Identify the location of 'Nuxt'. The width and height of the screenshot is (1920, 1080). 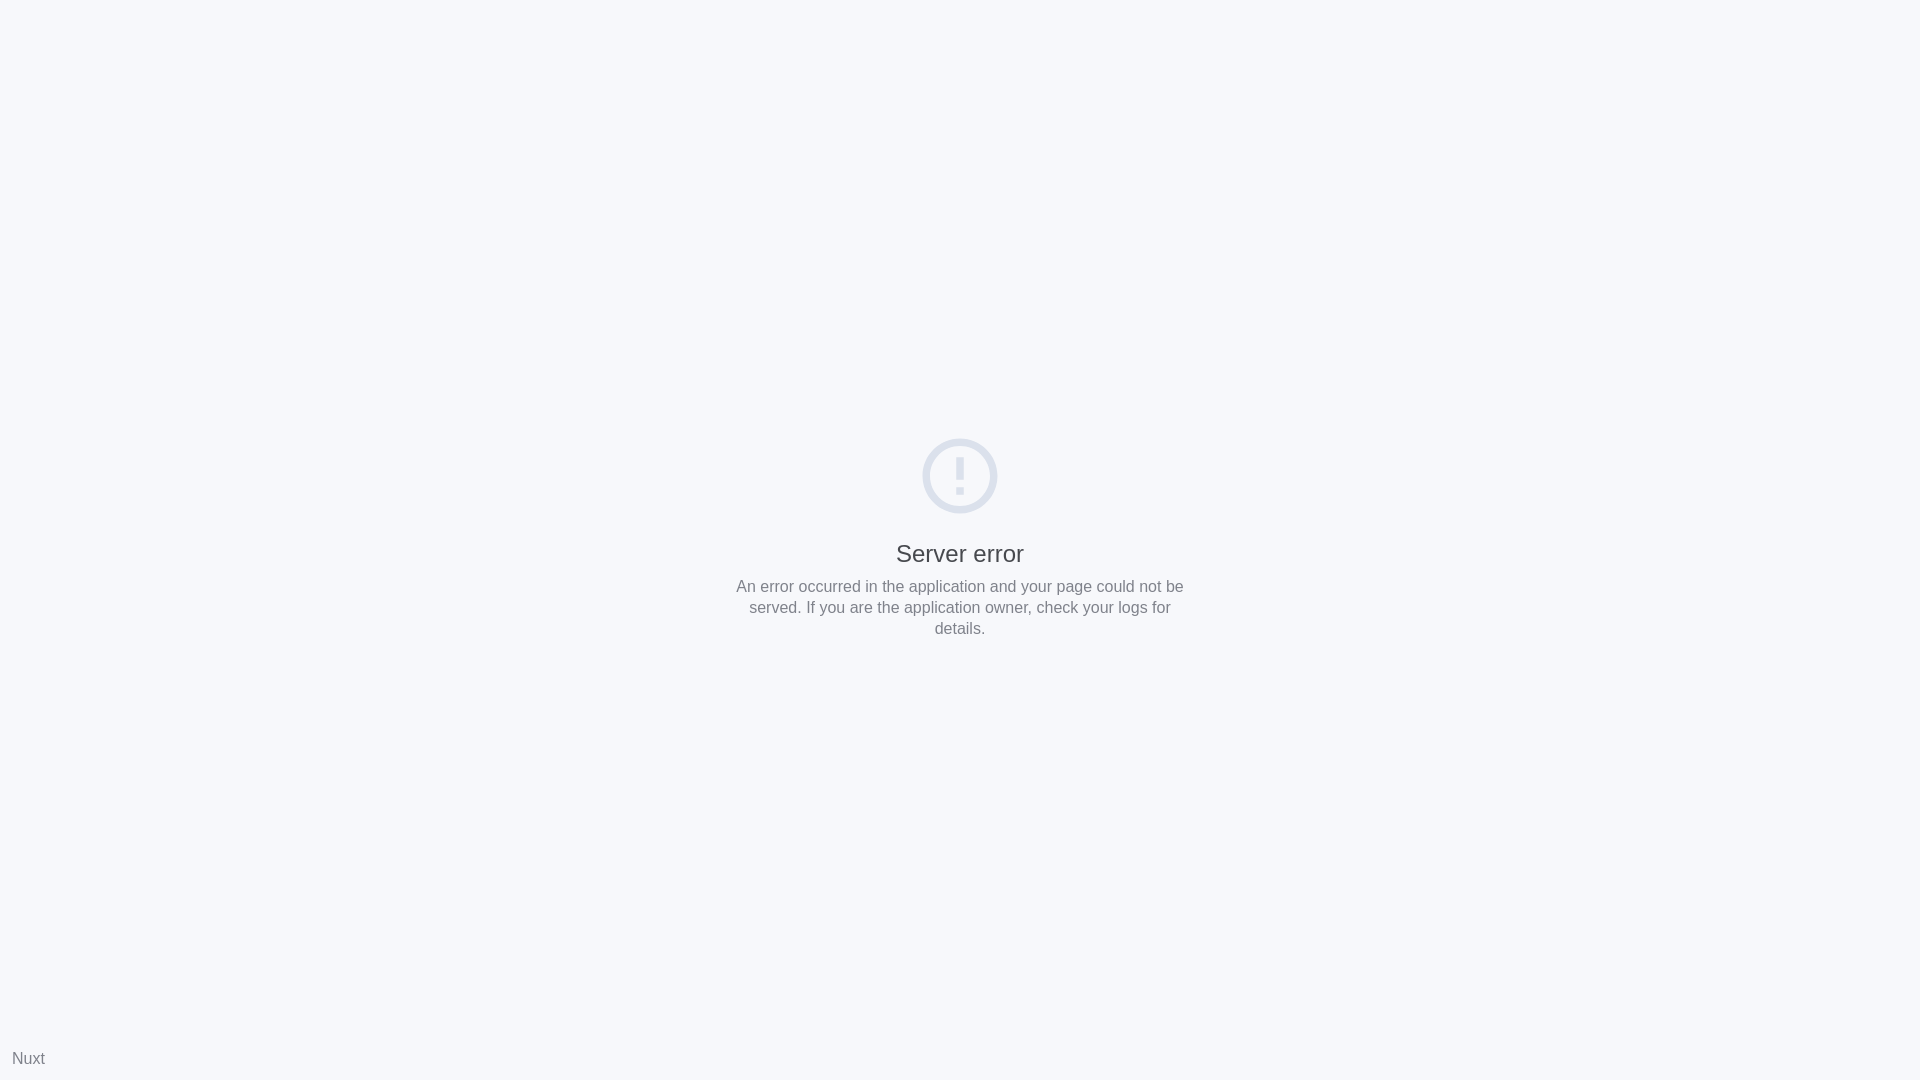
(12, 1057).